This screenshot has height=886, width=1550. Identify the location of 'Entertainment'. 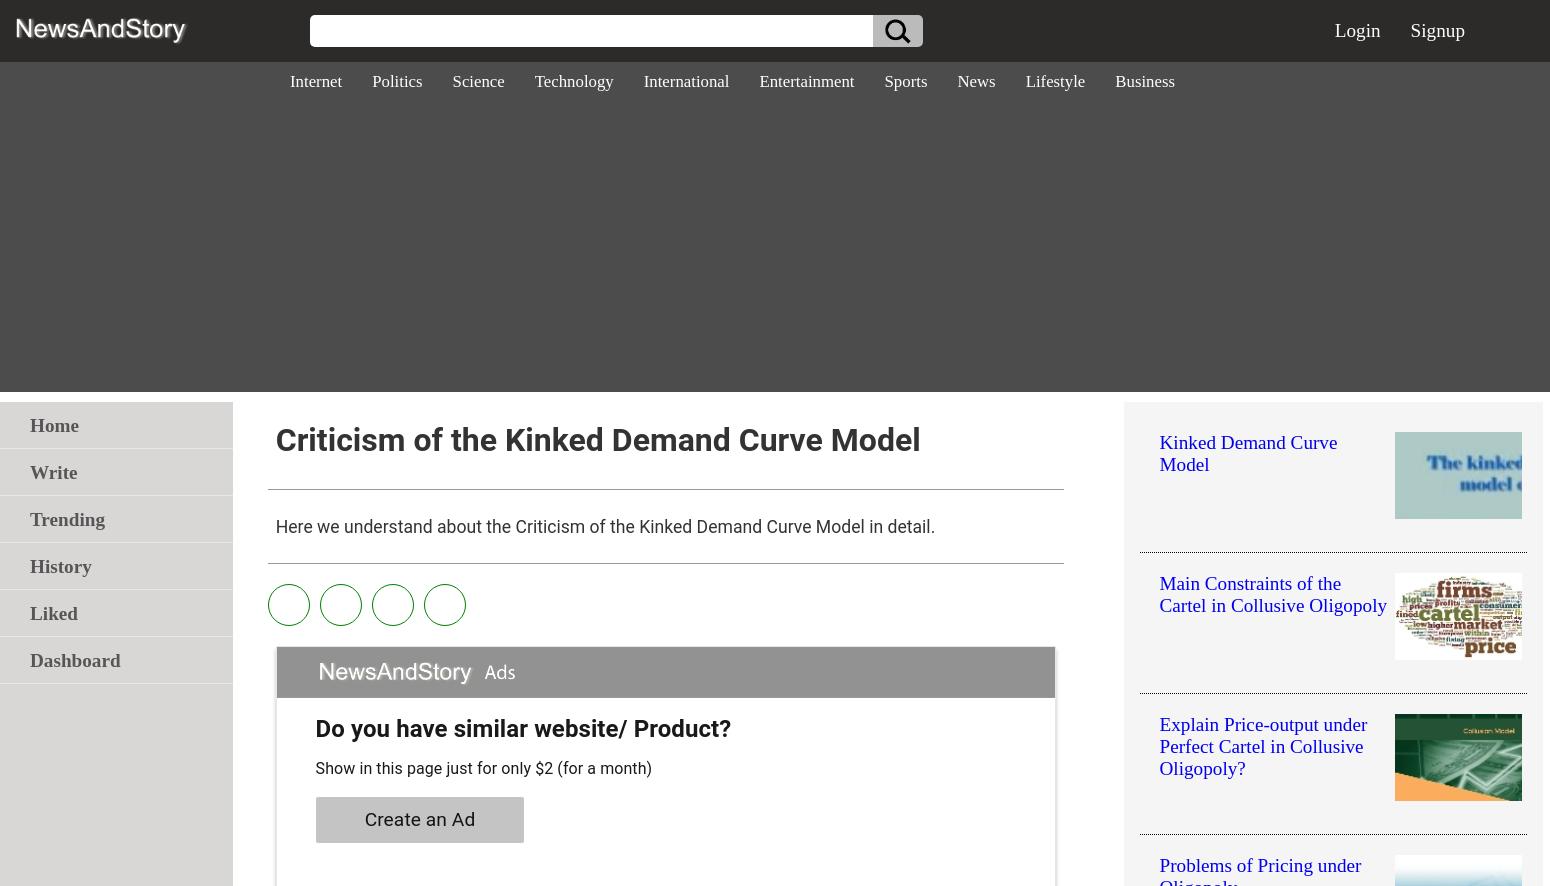
(805, 80).